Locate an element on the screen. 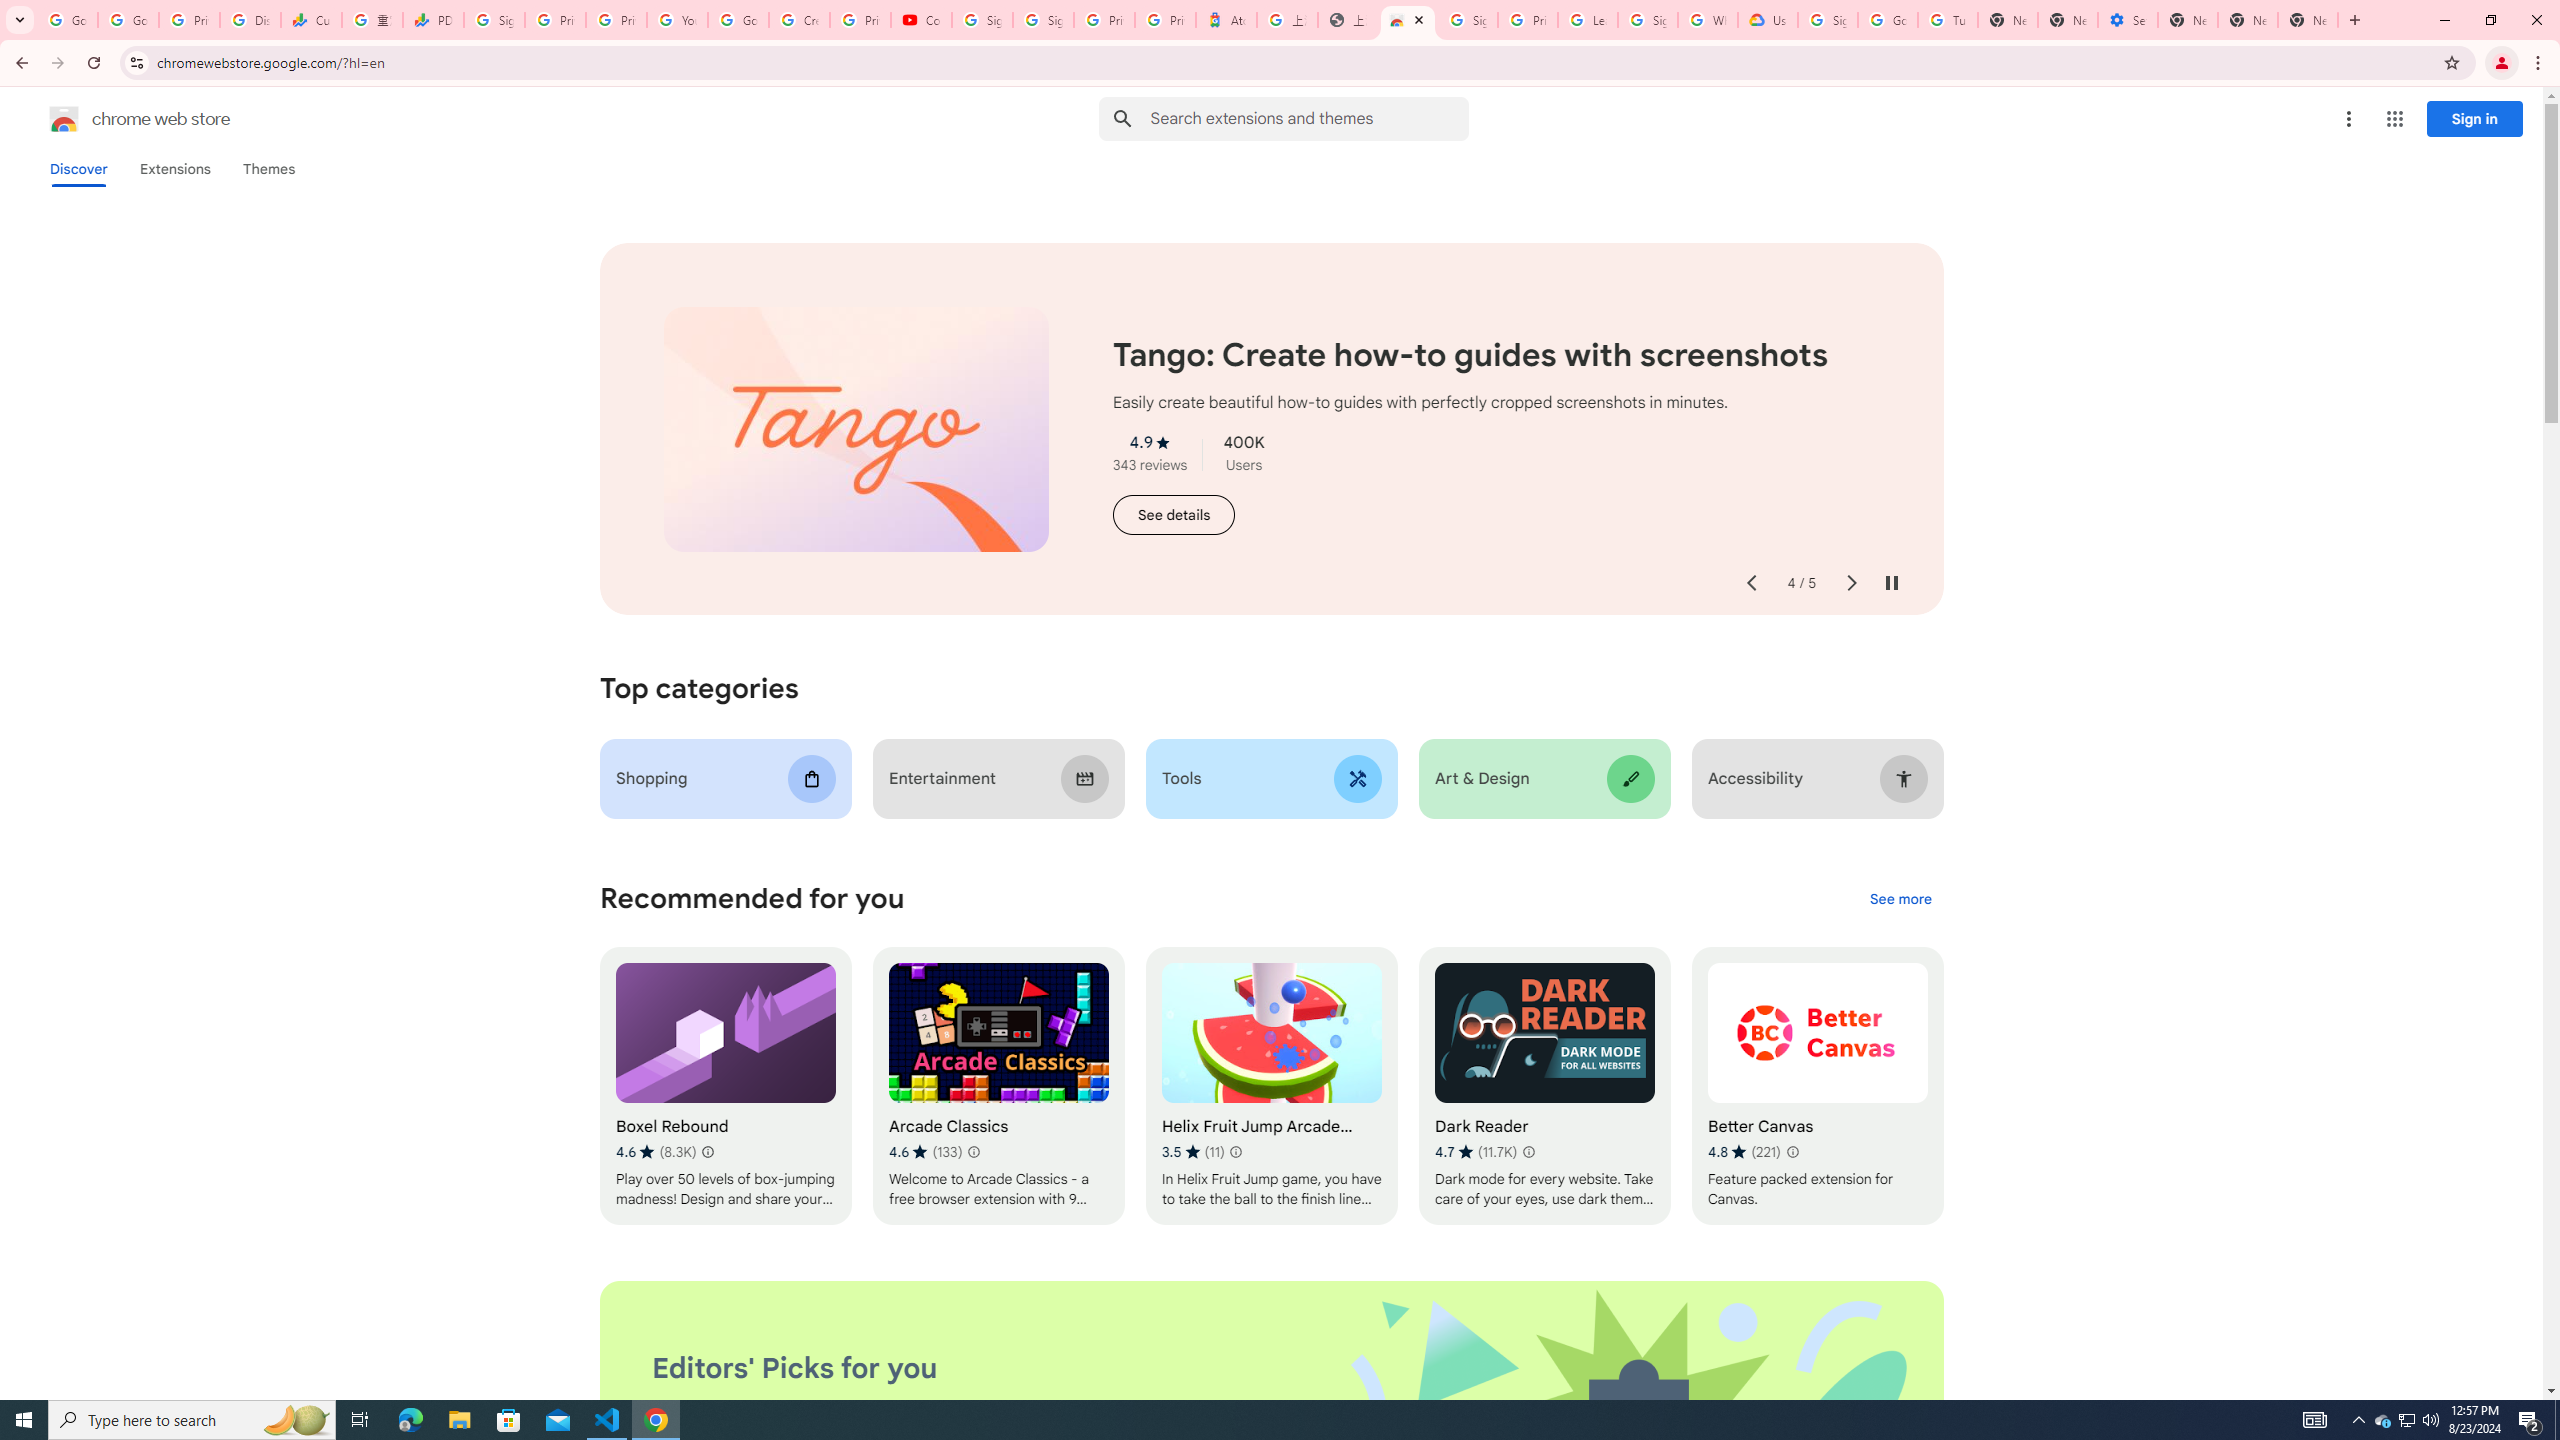 The width and height of the screenshot is (2560, 1440). 'Search input' is located at coordinates (1308, 118).